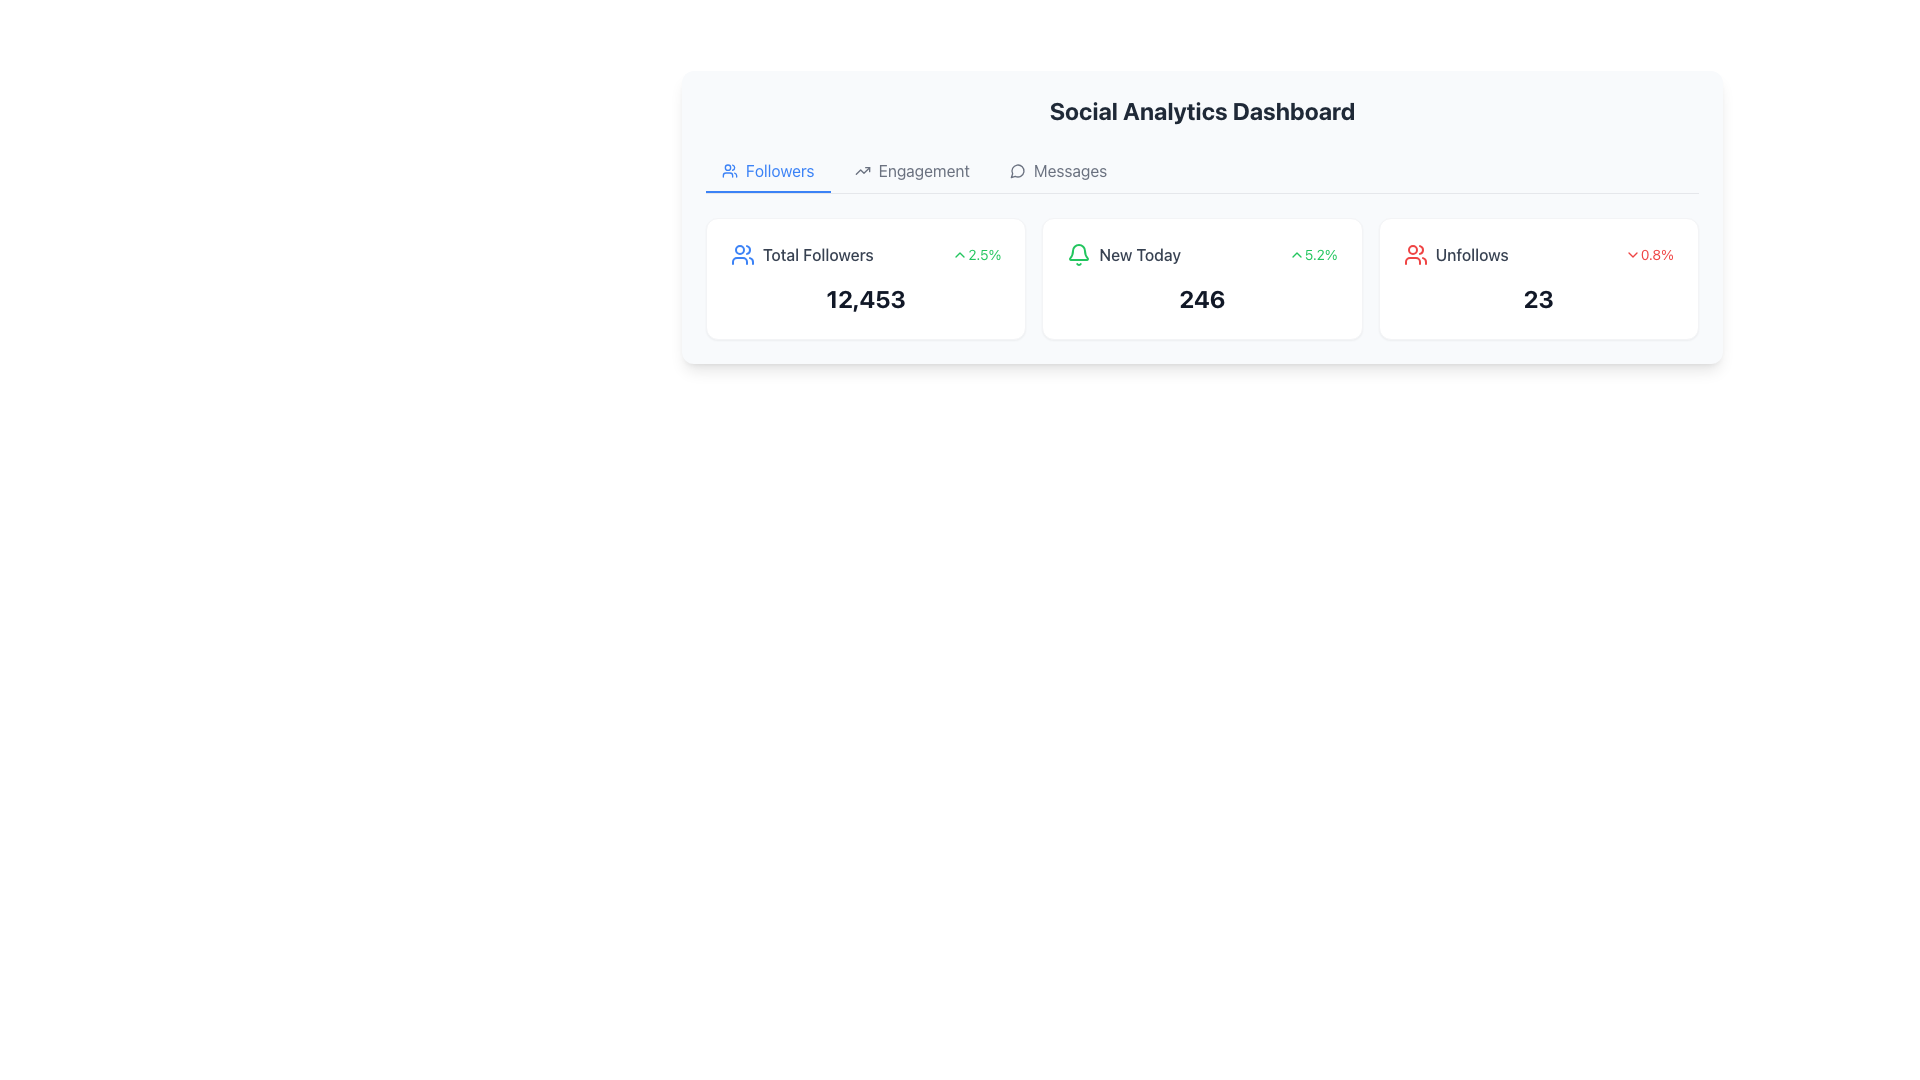 Image resolution: width=1920 pixels, height=1080 pixels. Describe the element at coordinates (779, 169) in the screenshot. I see `the 'Followers' text label styled in blue within the horizontal navigation bar` at that location.